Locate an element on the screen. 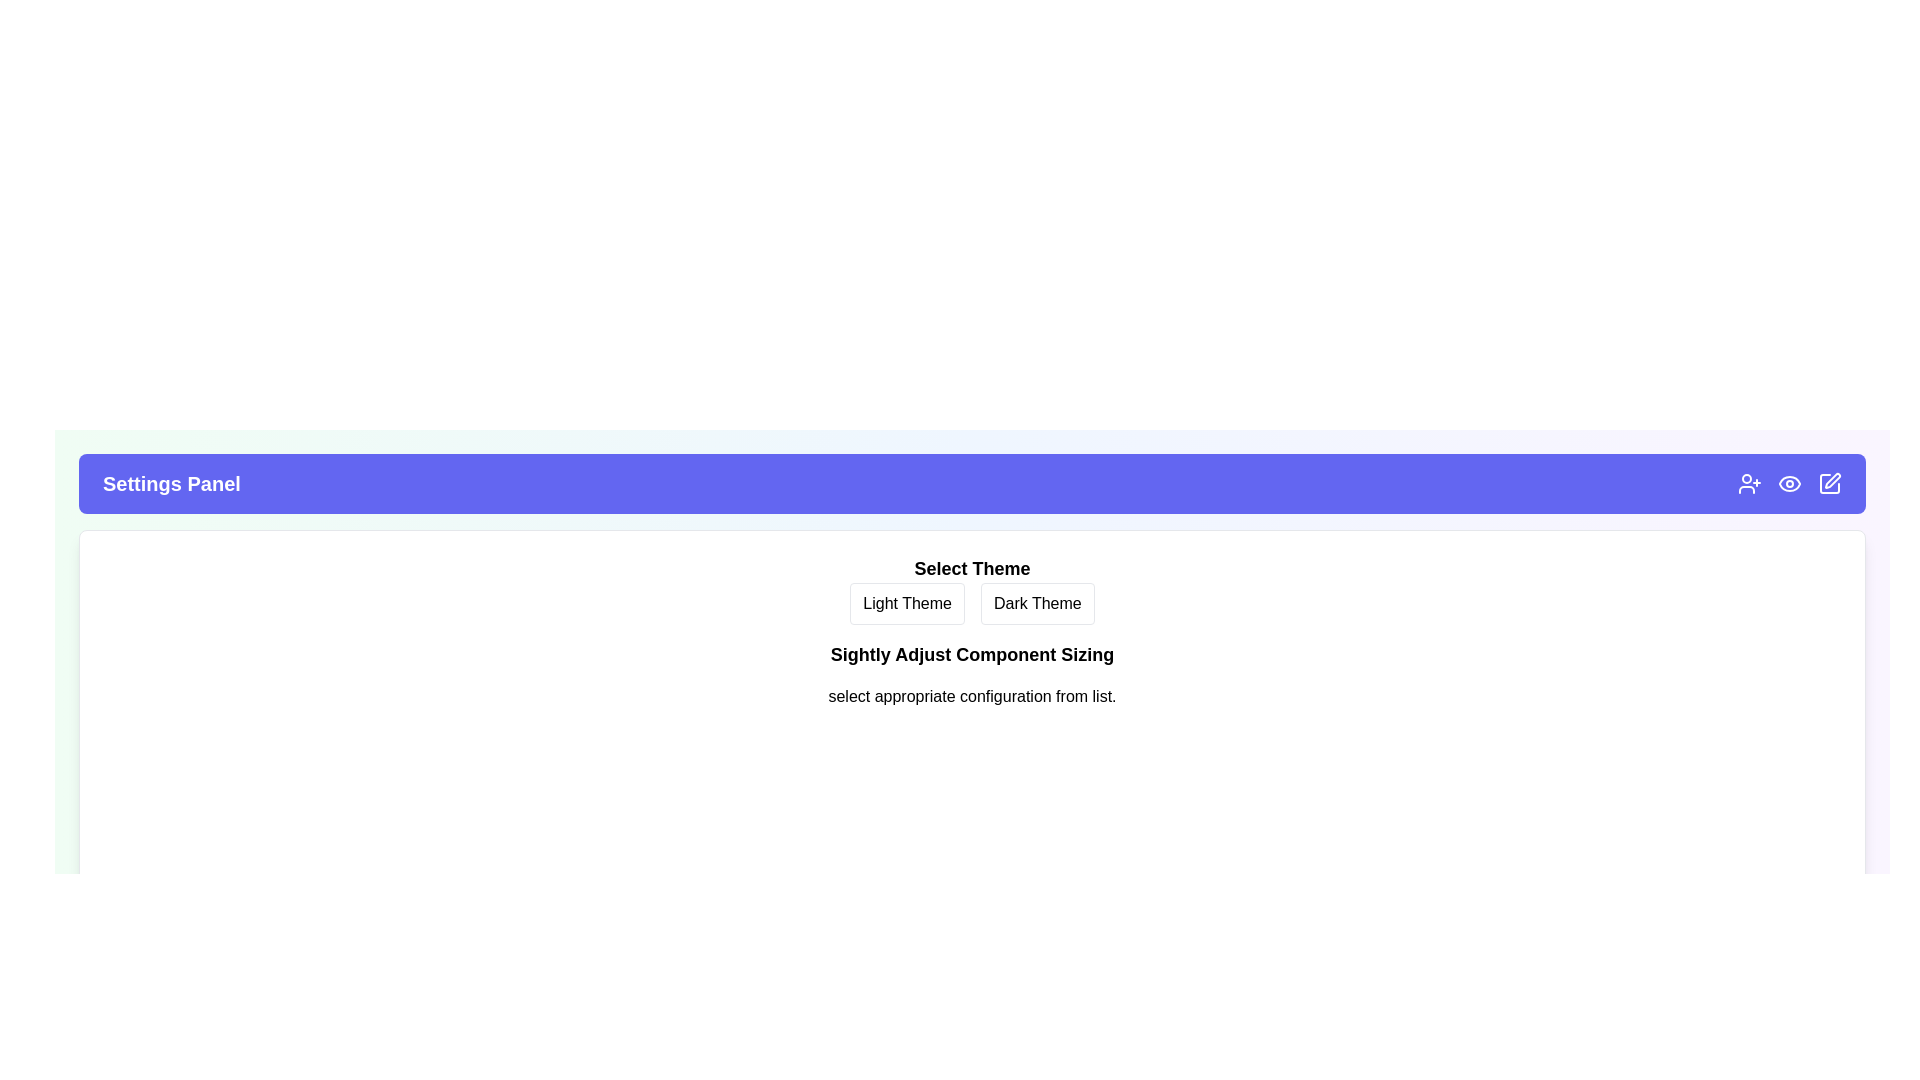 The image size is (1920, 1080). informative text block titled 'Sightly Adjust Component Sizing' which contains the description 'select appropriate configuration from list.' is located at coordinates (972, 681).